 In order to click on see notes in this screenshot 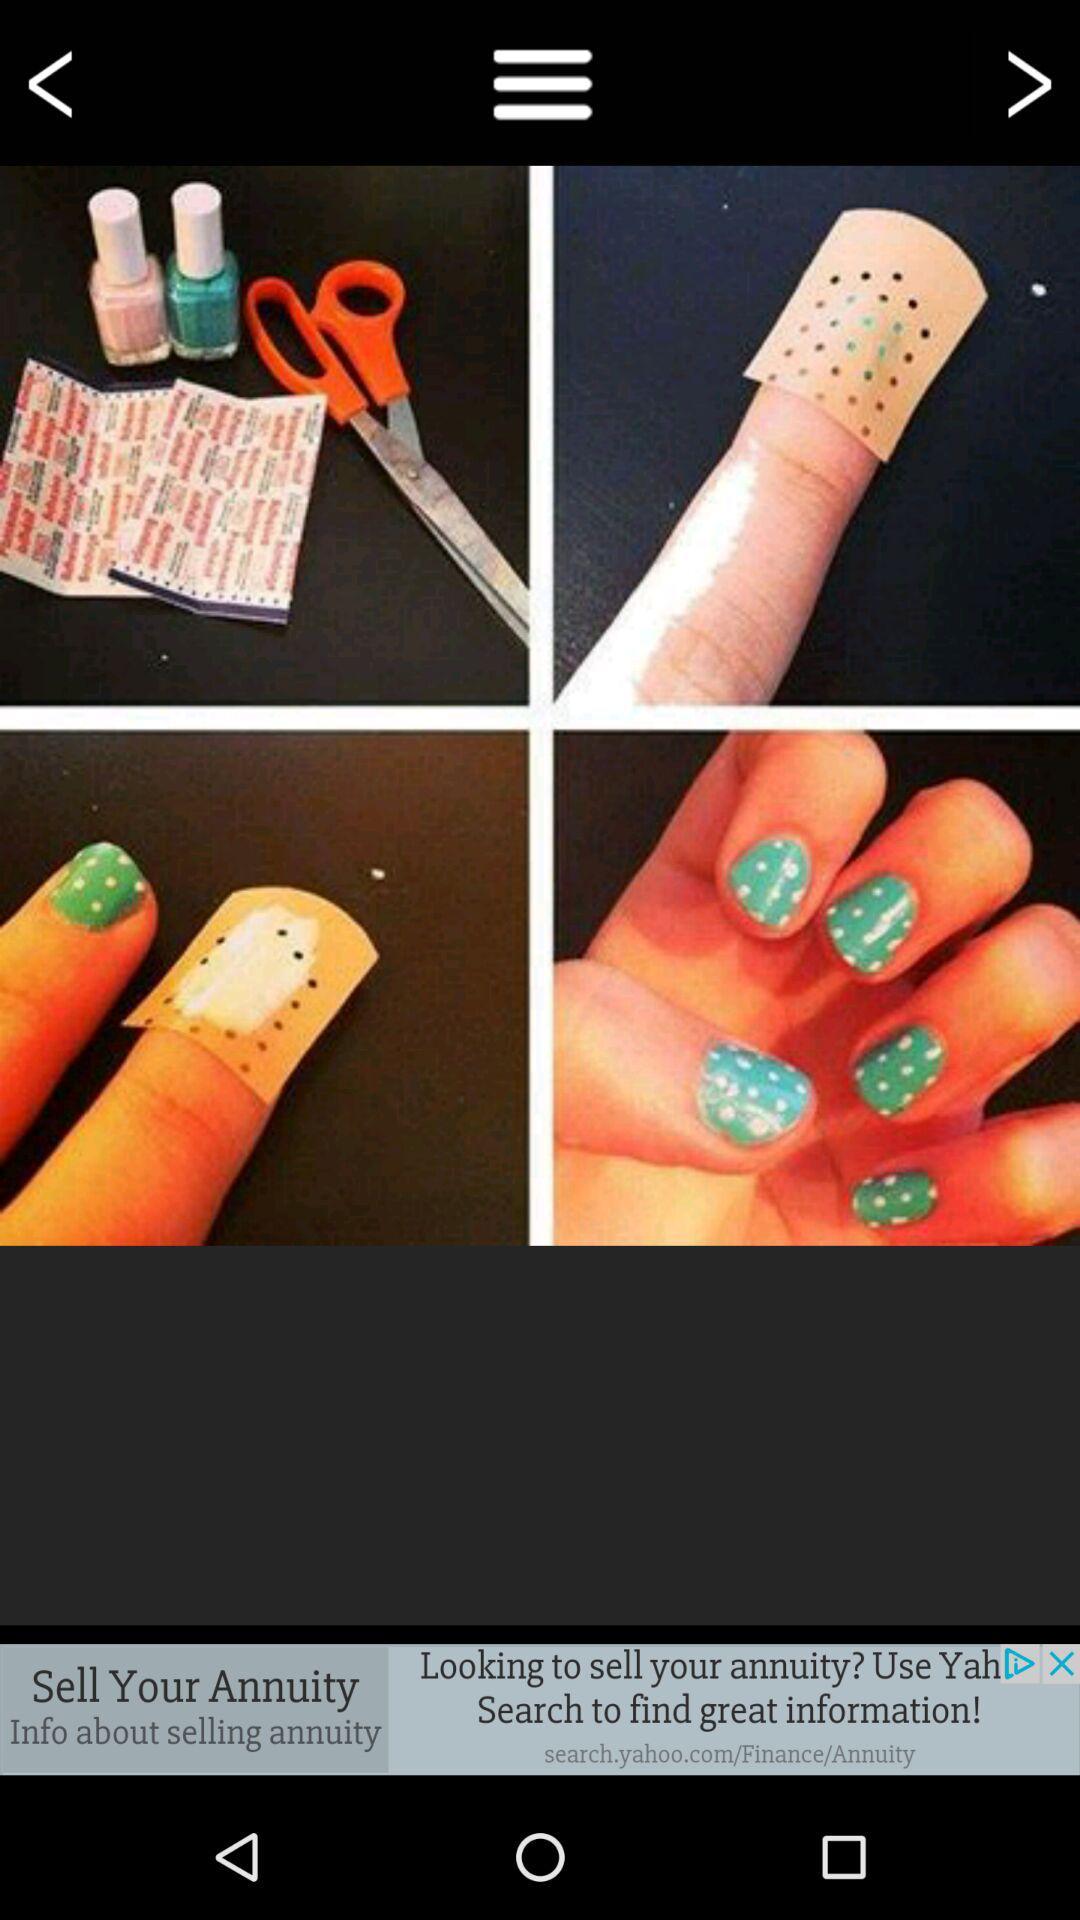, I will do `click(540, 81)`.